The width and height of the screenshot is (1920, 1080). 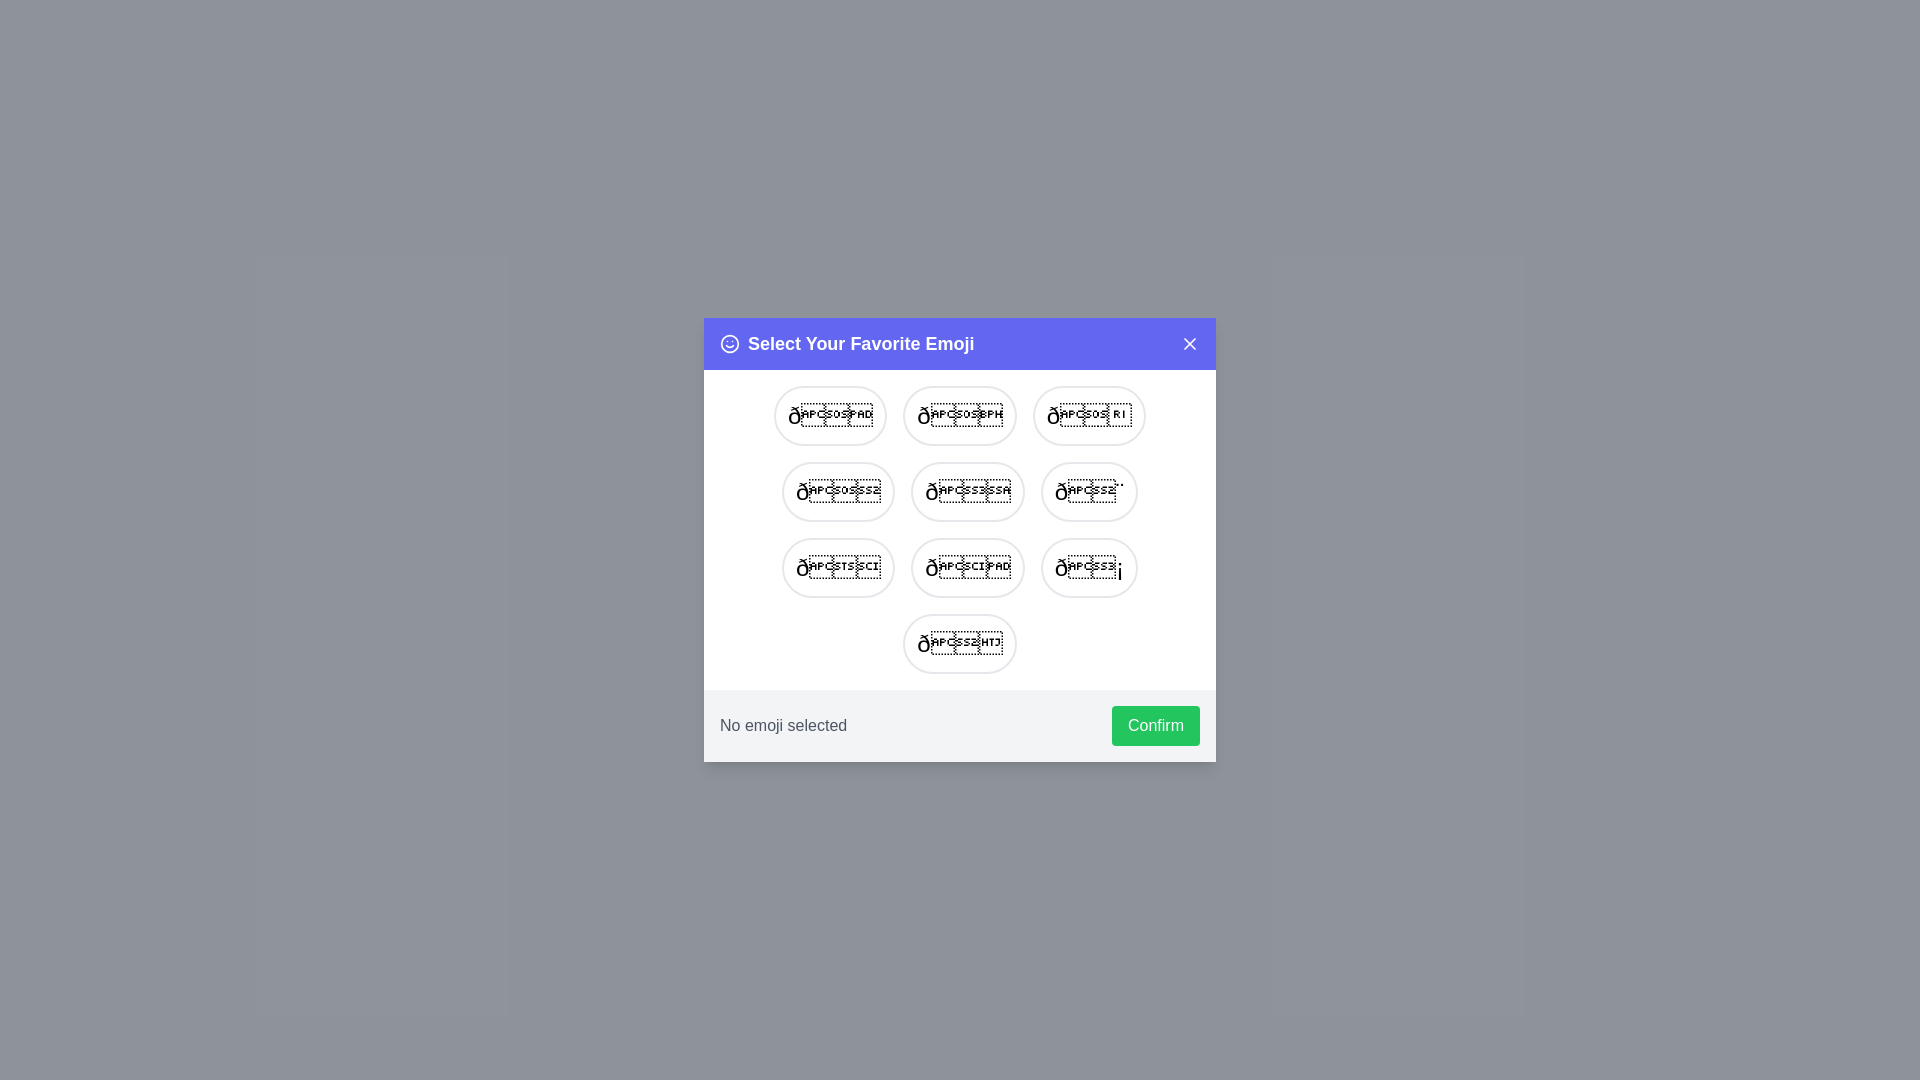 I want to click on the emoji 🏆 from the list, so click(x=968, y=492).